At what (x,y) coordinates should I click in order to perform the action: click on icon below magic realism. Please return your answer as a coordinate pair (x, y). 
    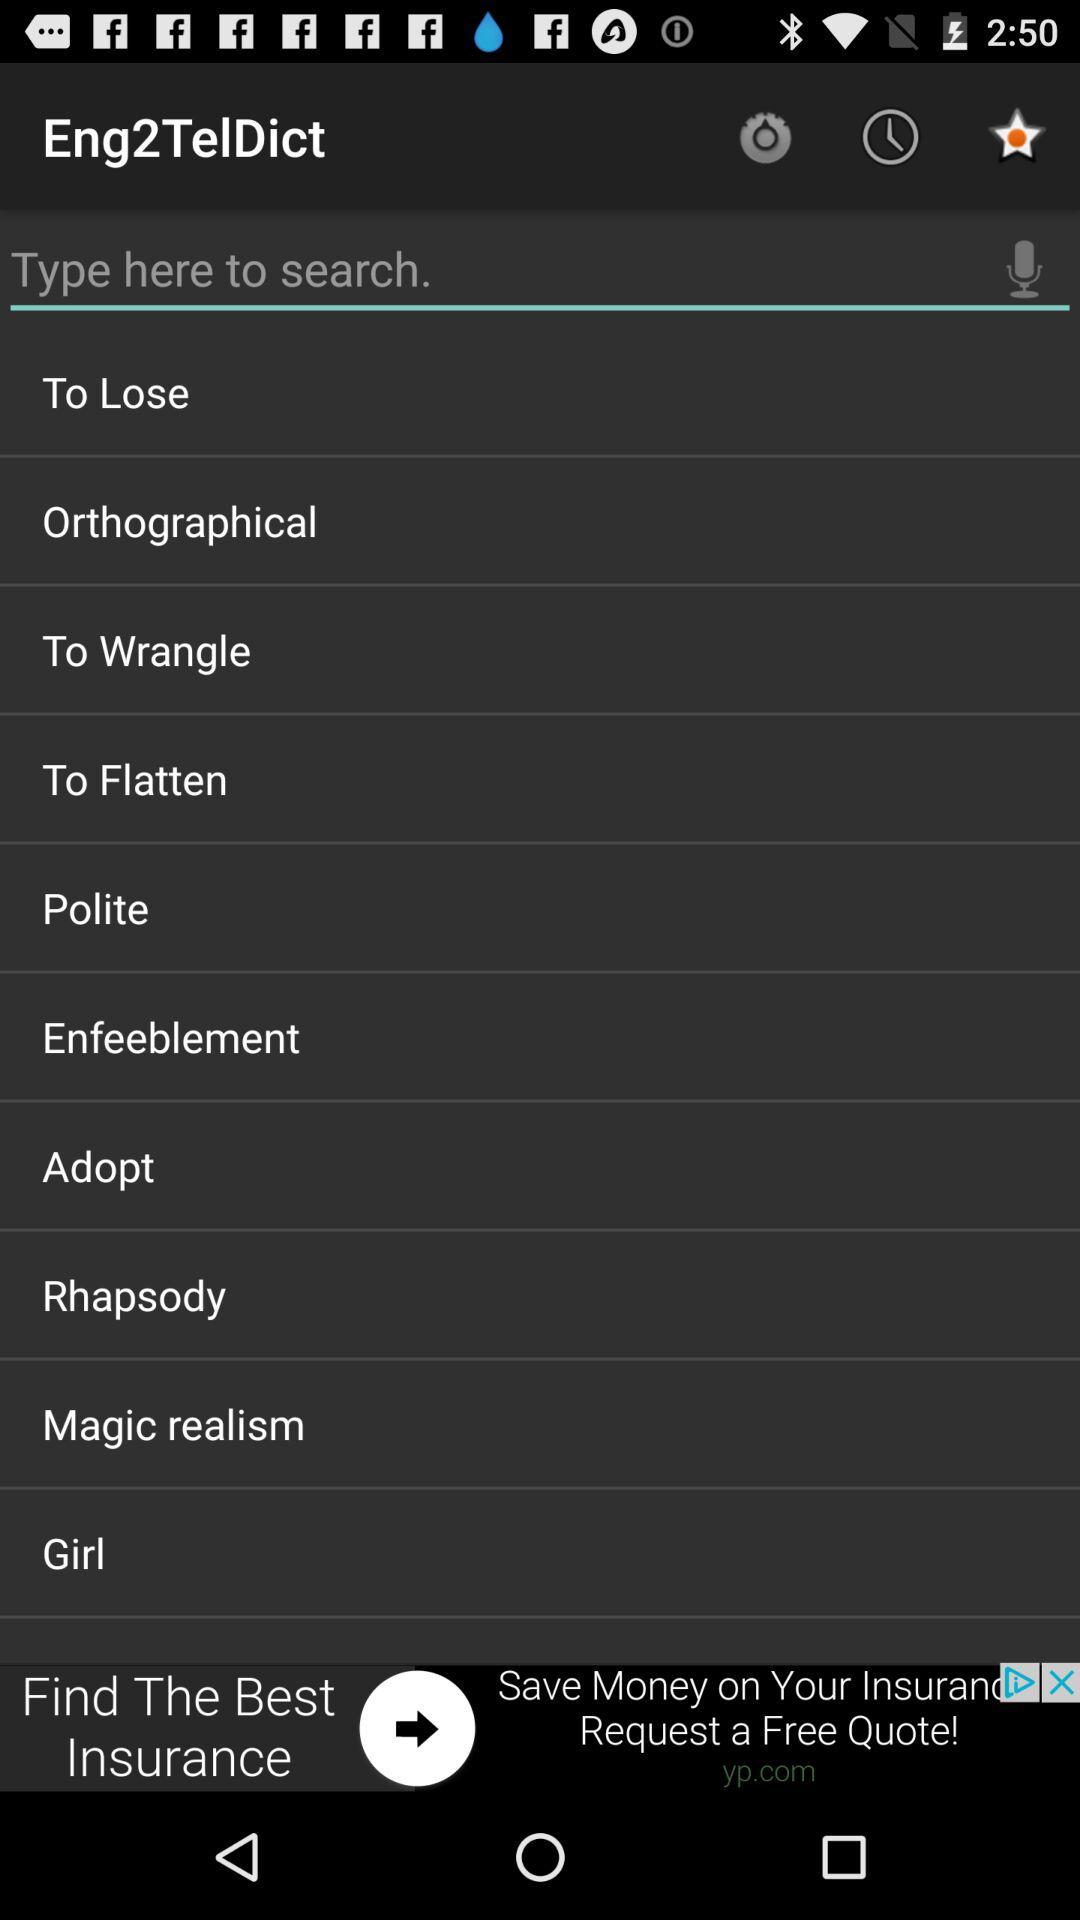
    Looking at the image, I should click on (540, 1551).